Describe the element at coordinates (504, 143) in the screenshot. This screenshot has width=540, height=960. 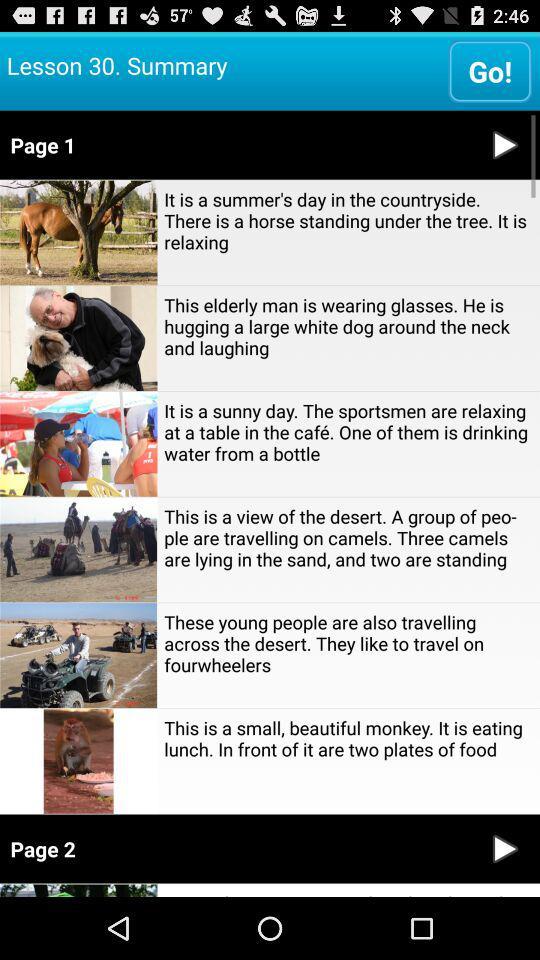
I see `play` at that location.